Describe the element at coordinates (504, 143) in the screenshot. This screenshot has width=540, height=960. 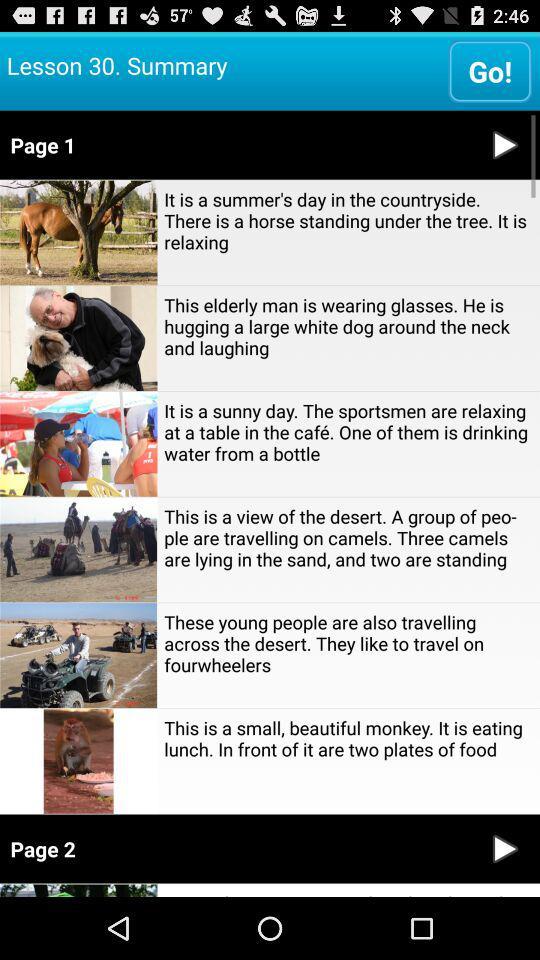
I see `play` at that location.